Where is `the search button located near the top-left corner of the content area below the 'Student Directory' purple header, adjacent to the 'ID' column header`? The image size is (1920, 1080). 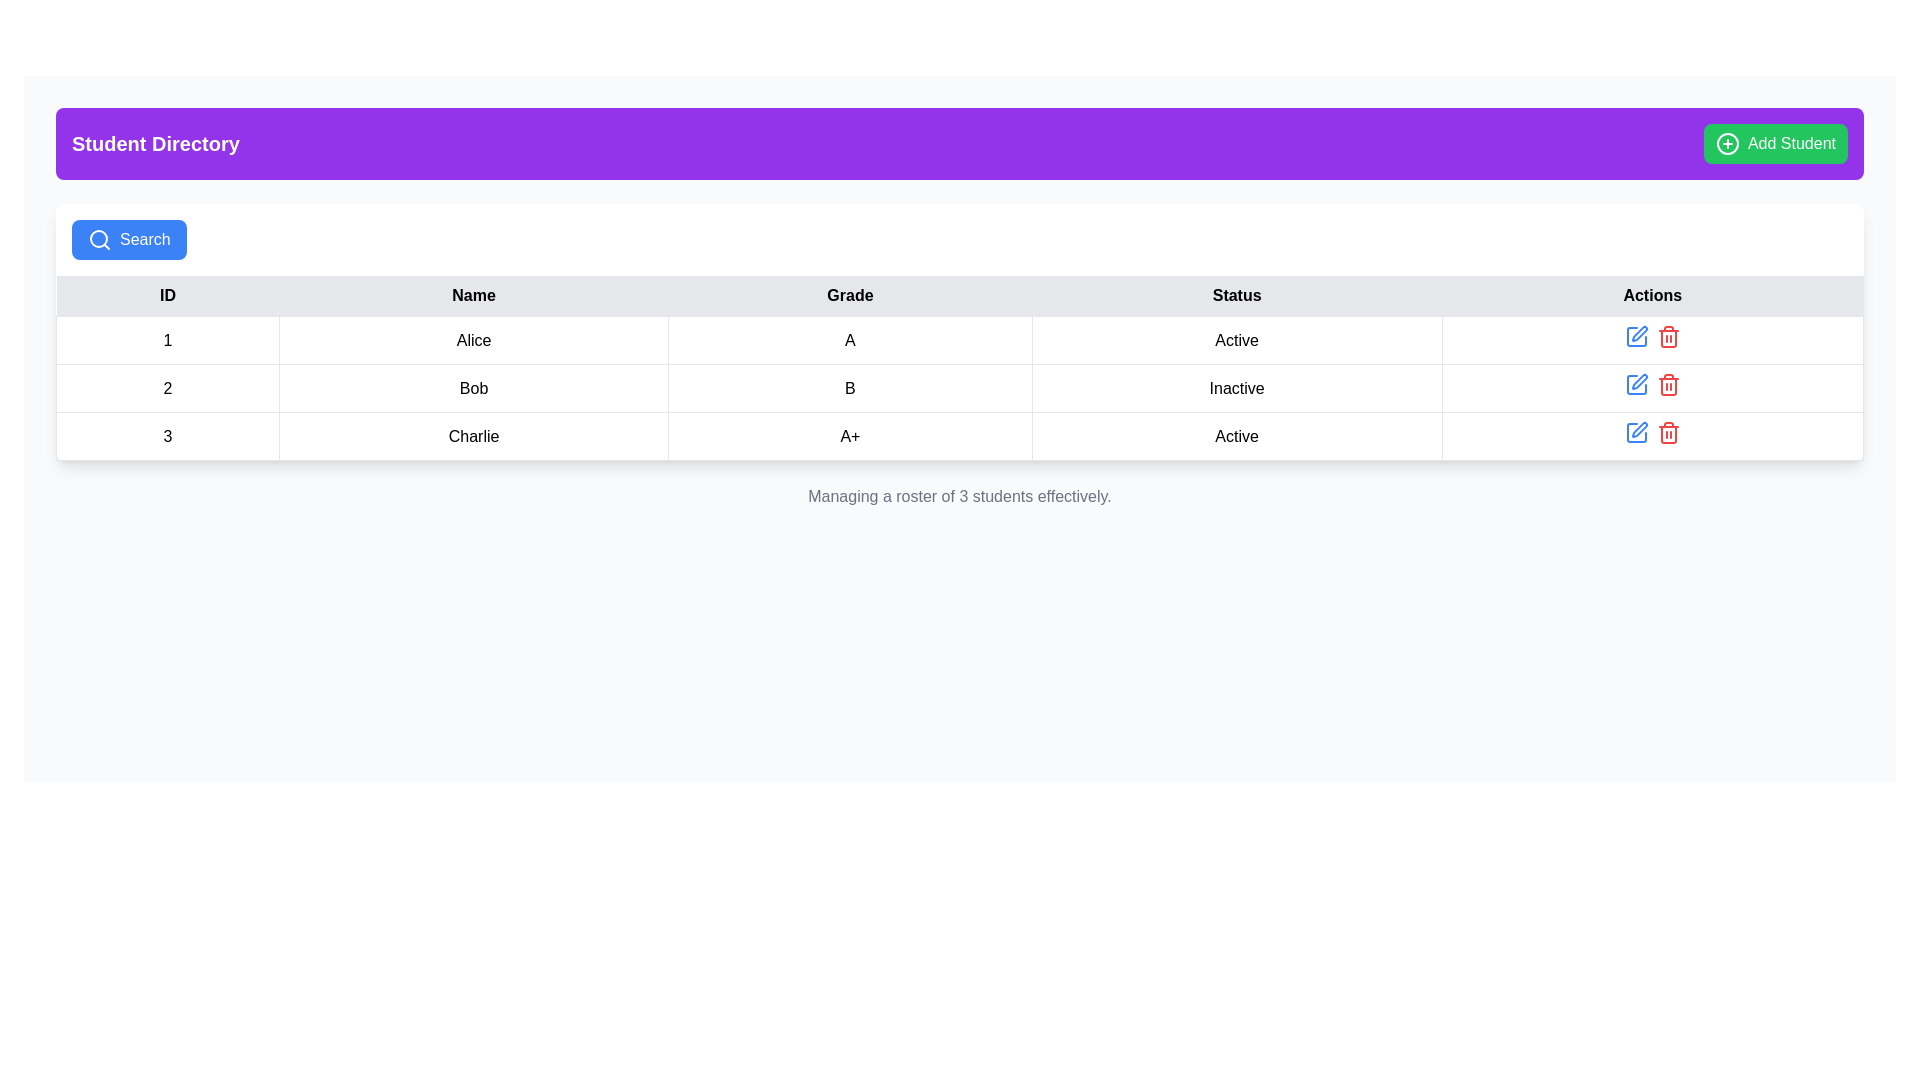
the search button located near the top-left corner of the content area below the 'Student Directory' purple header, adjacent to the 'ID' column header is located at coordinates (128, 238).